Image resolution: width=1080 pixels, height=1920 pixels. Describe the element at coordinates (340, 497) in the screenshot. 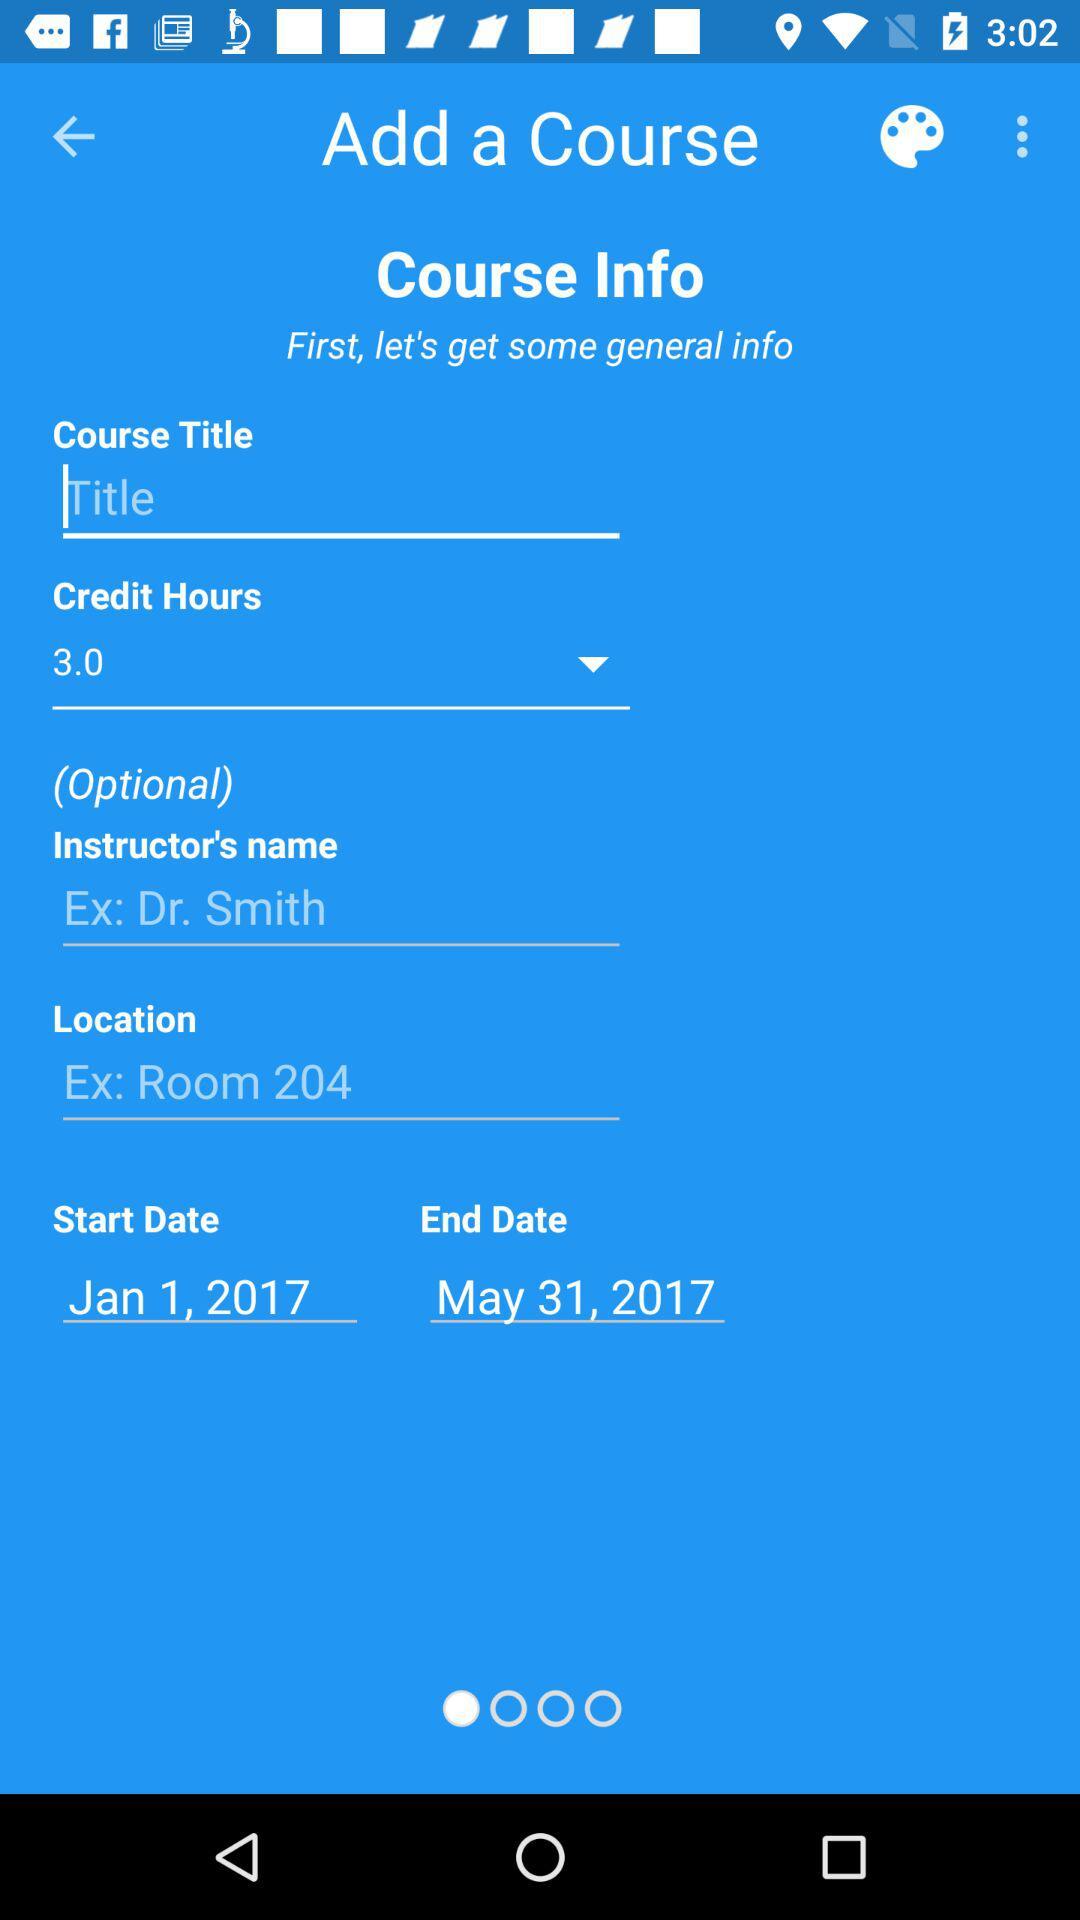

I see `the title` at that location.